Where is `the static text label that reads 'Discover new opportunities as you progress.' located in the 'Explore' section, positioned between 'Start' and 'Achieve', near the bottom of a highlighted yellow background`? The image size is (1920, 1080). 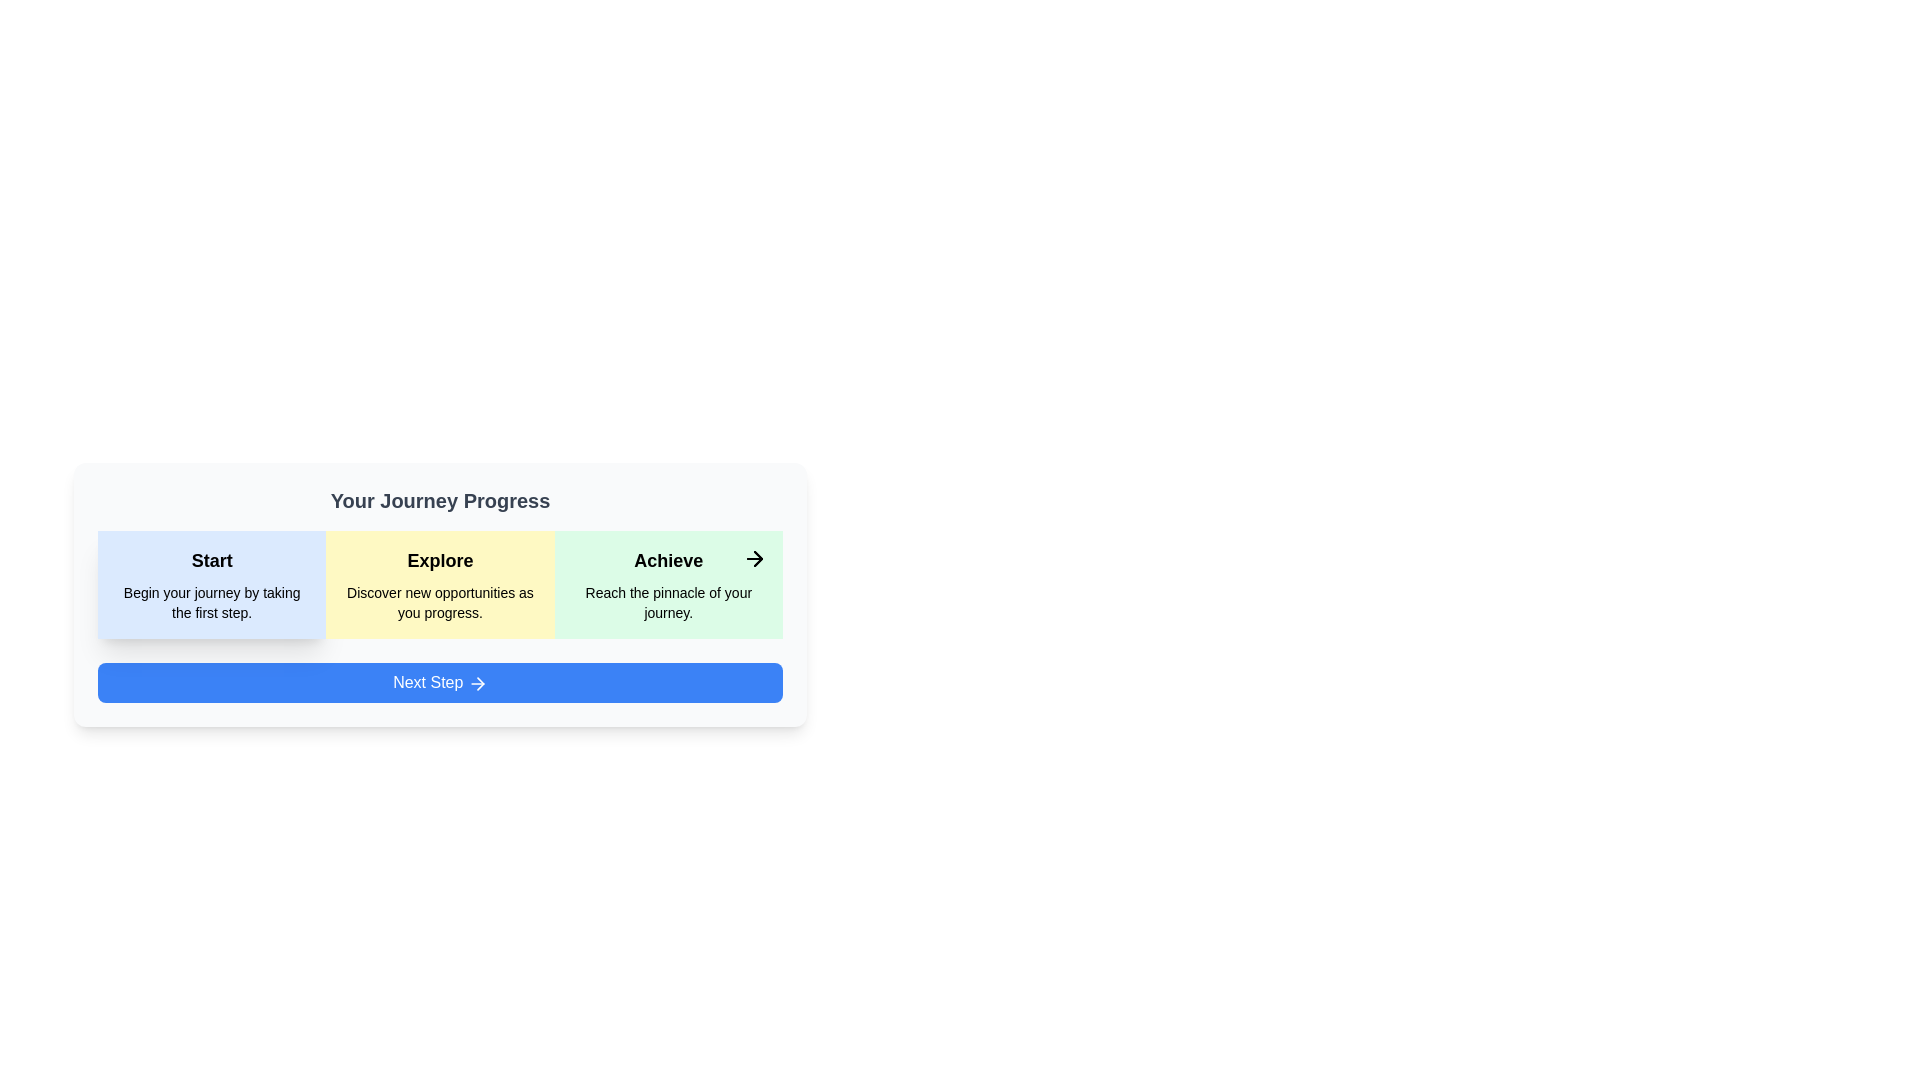
the static text label that reads 'Discover new opportunities as you progress.' located in the 'Explore' section, positioned between 'Start' and 'Achieve', near the bottom of a highlighted yellow background is located at coordinates (439, 601).